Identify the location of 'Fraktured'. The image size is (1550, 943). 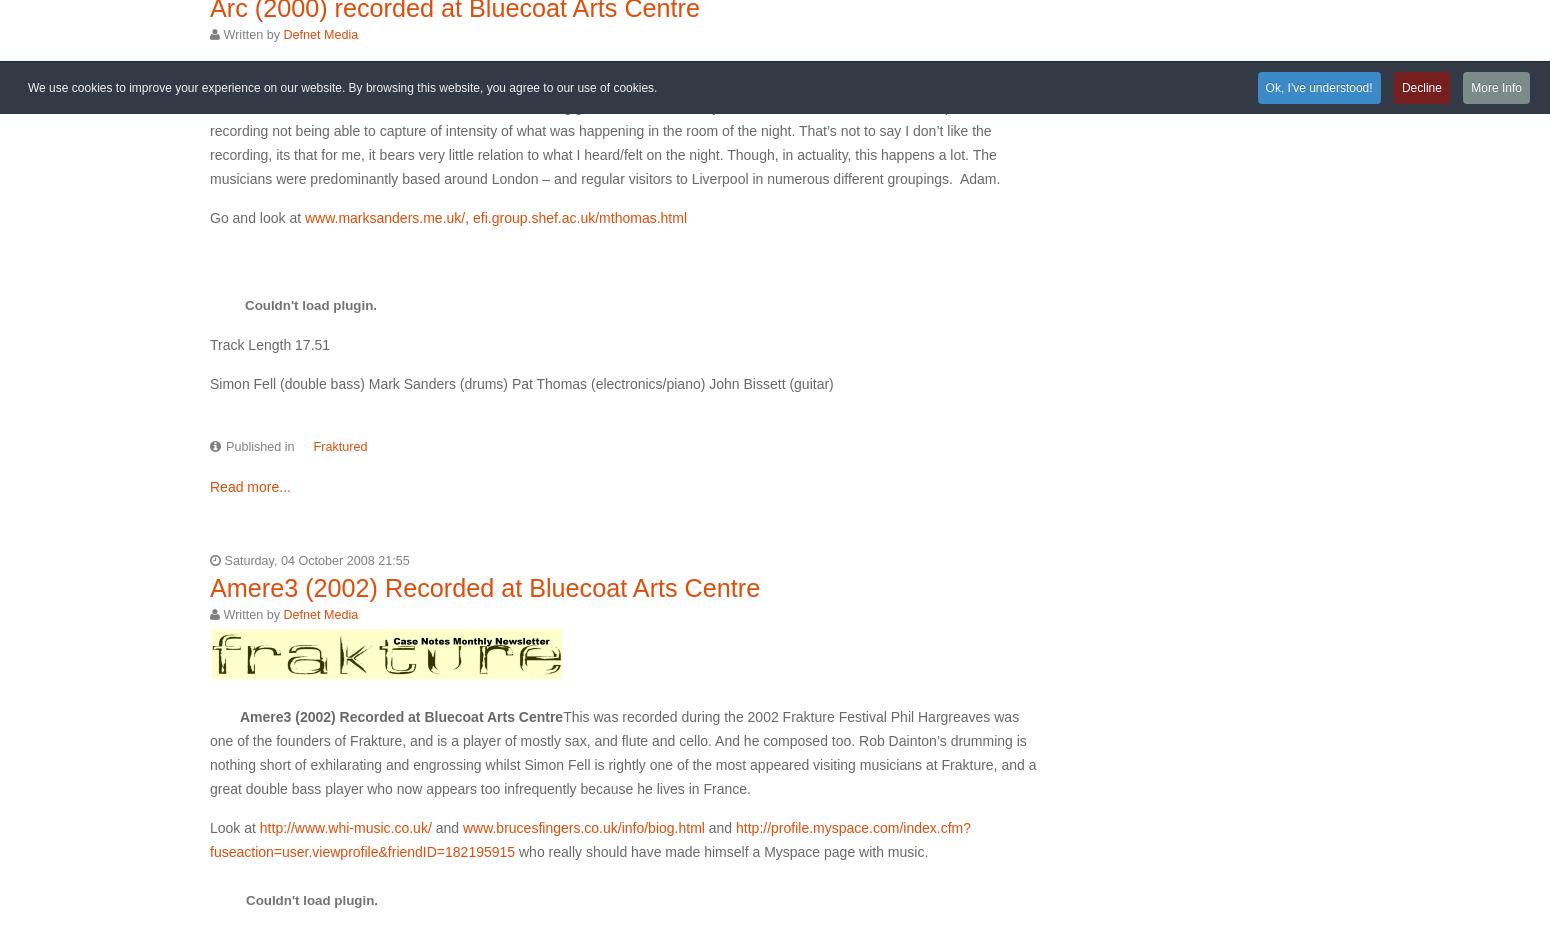
(339, 446).